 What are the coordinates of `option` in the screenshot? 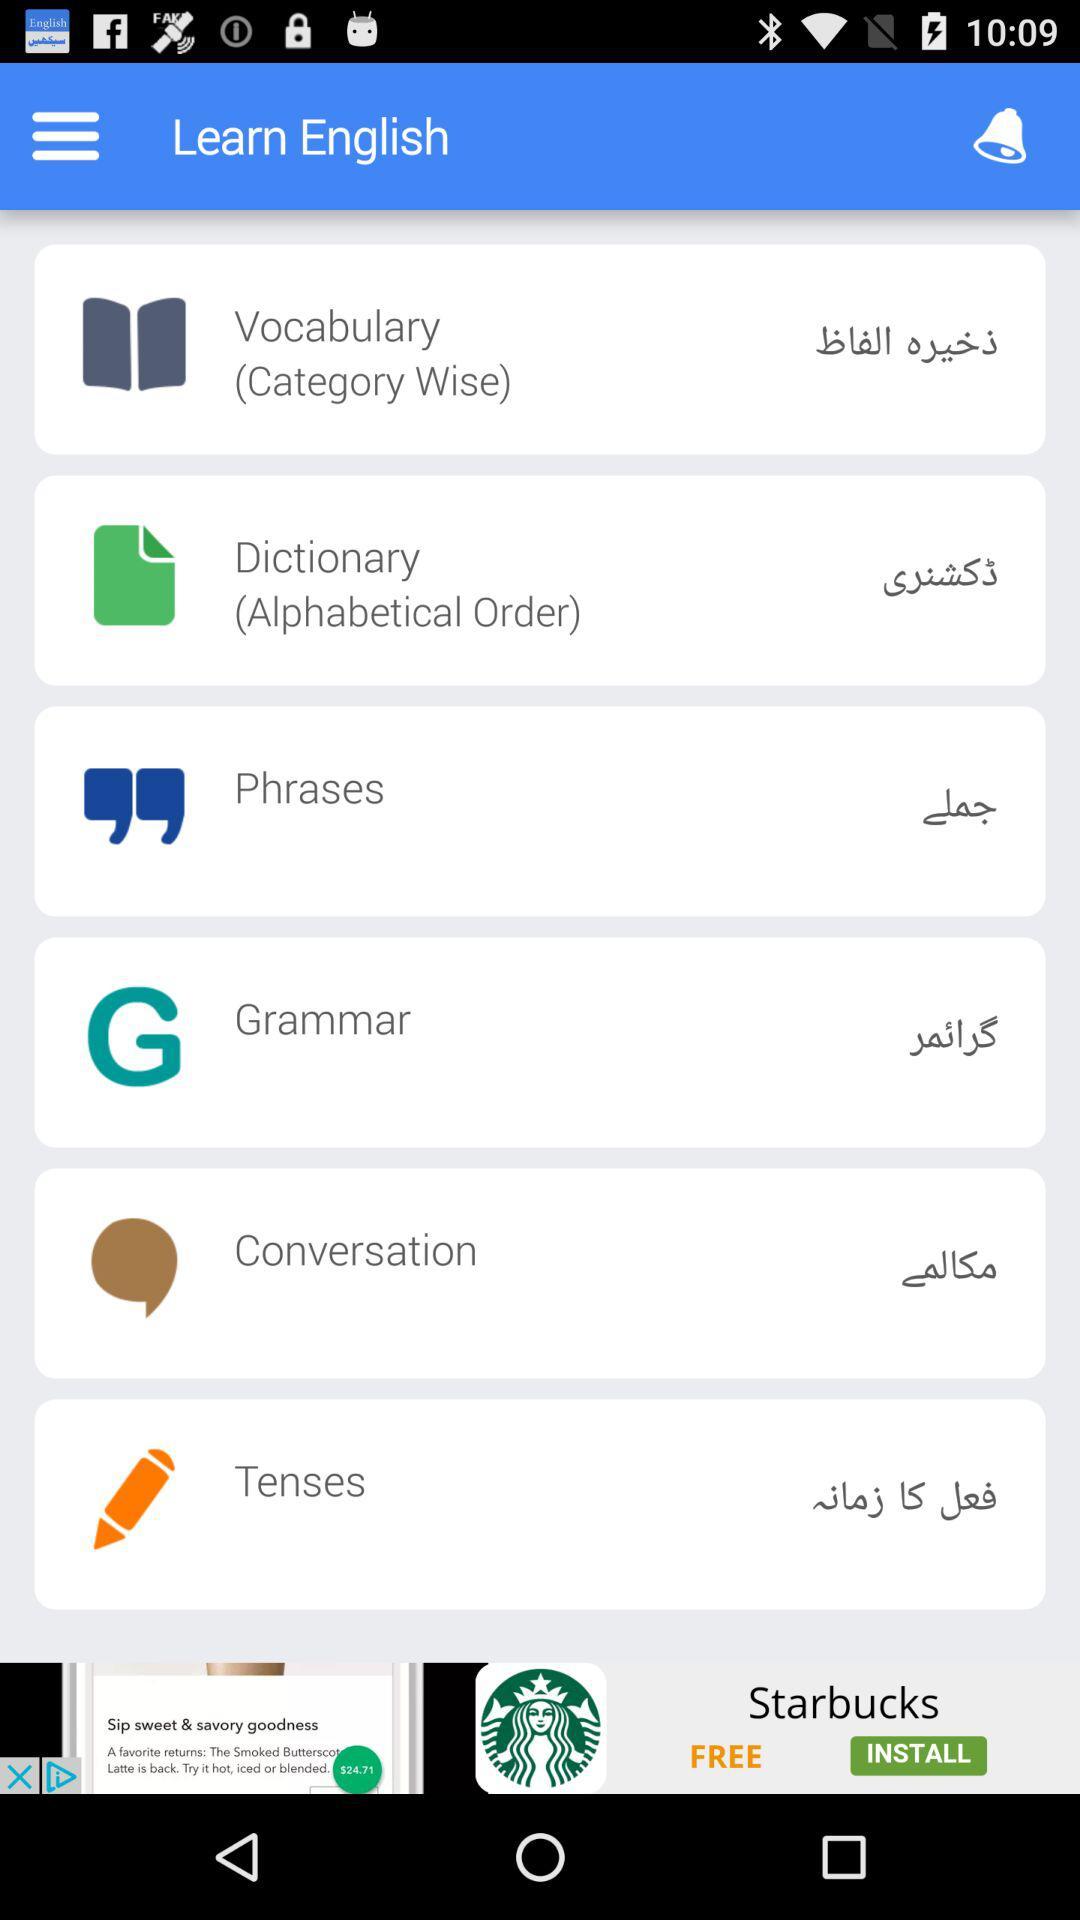 It's located at (540, 1727).